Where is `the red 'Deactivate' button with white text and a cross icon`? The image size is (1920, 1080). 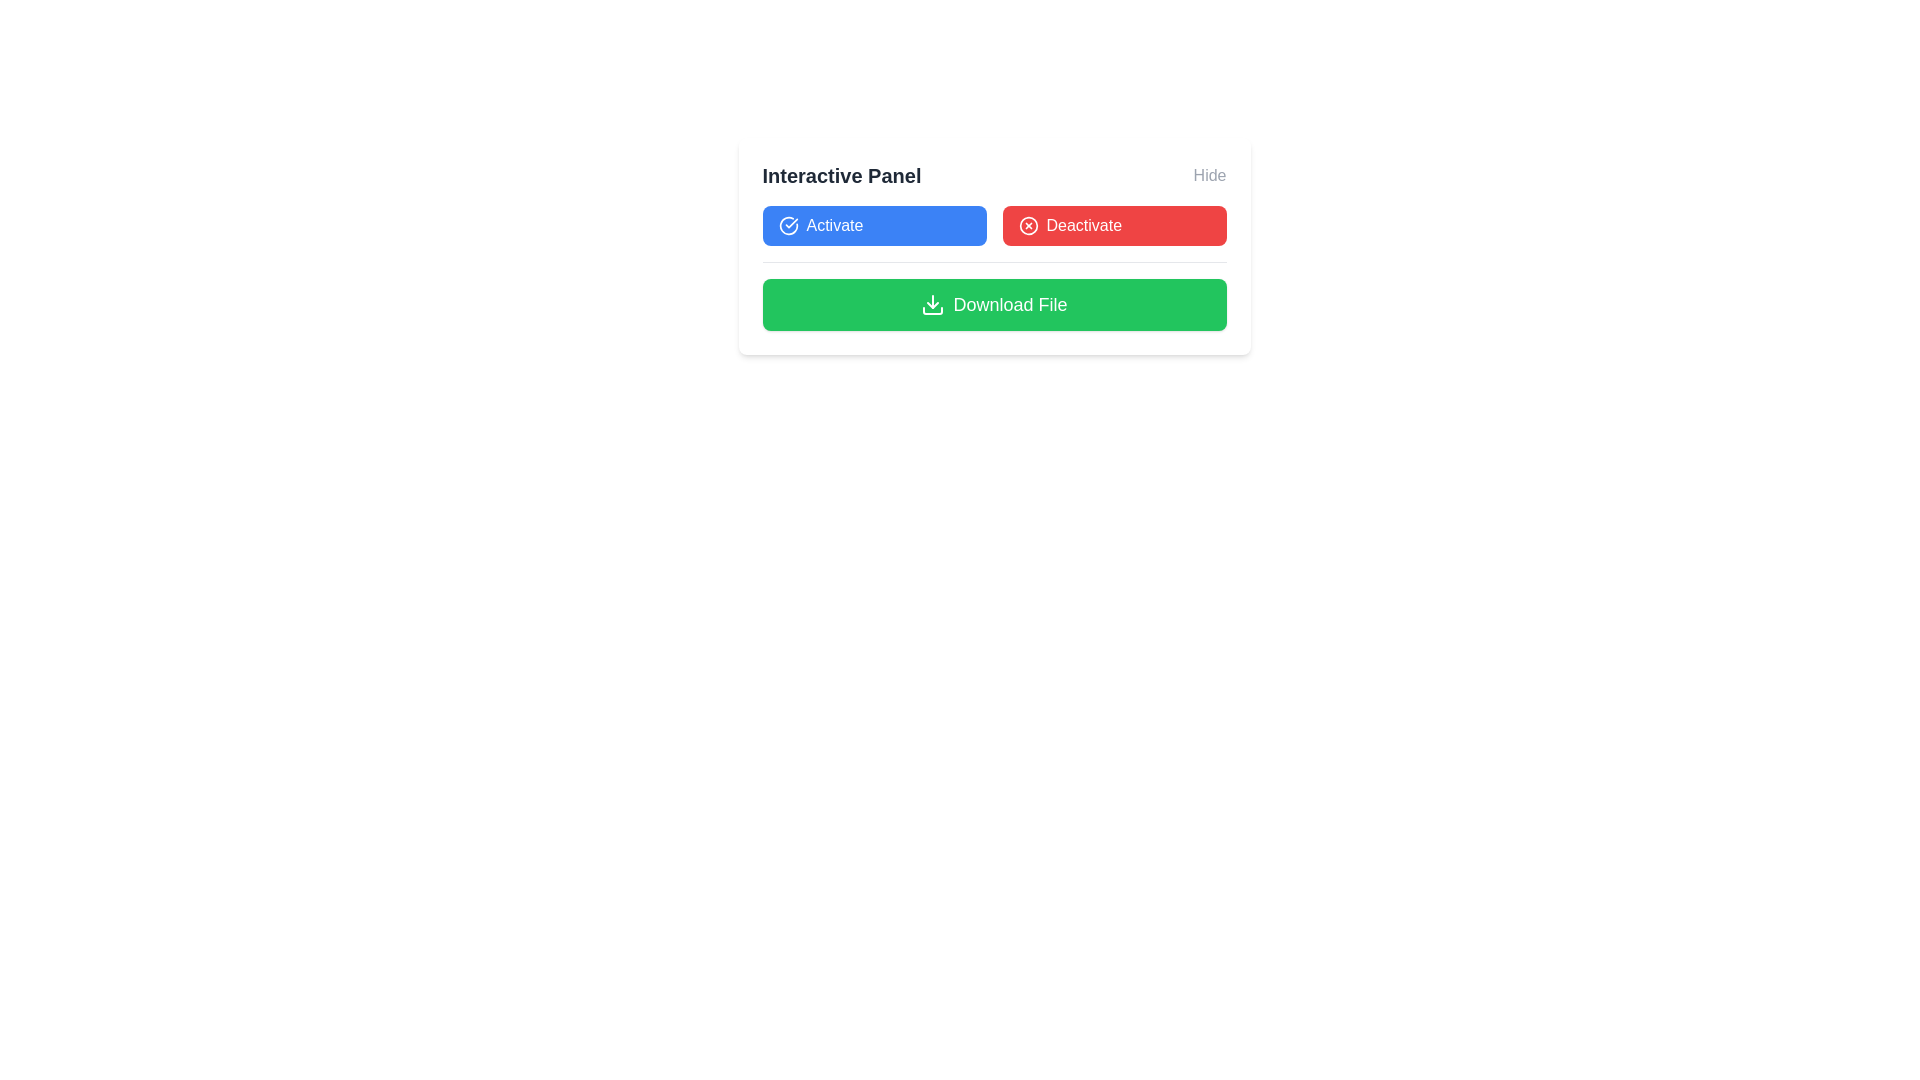
the red 'Deactivate' button with white text and a cross icon is located at coordinates (1113, 225).